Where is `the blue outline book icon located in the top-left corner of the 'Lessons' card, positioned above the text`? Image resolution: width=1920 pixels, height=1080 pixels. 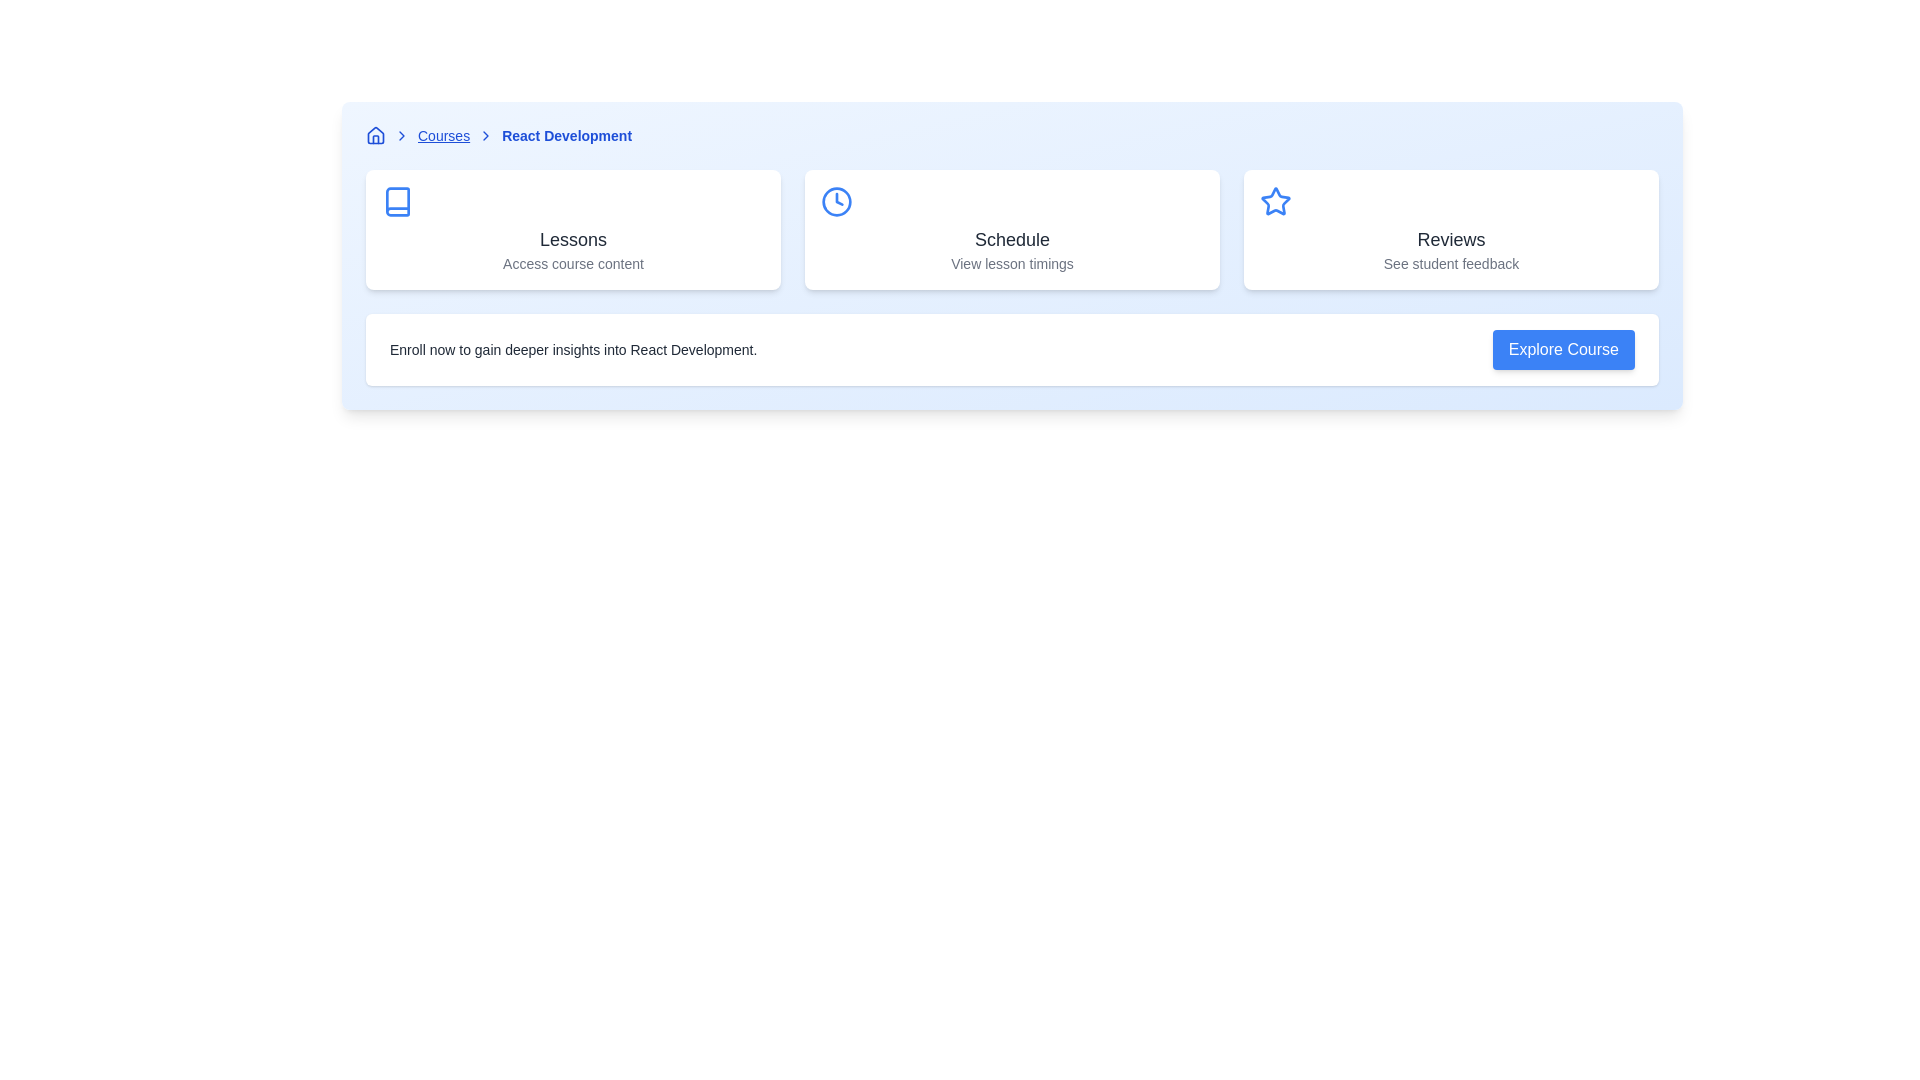 the blue outline book icon located in the top-left corner of the 'Lessons' card, positioned above the text is located at coordinates (398, 201).